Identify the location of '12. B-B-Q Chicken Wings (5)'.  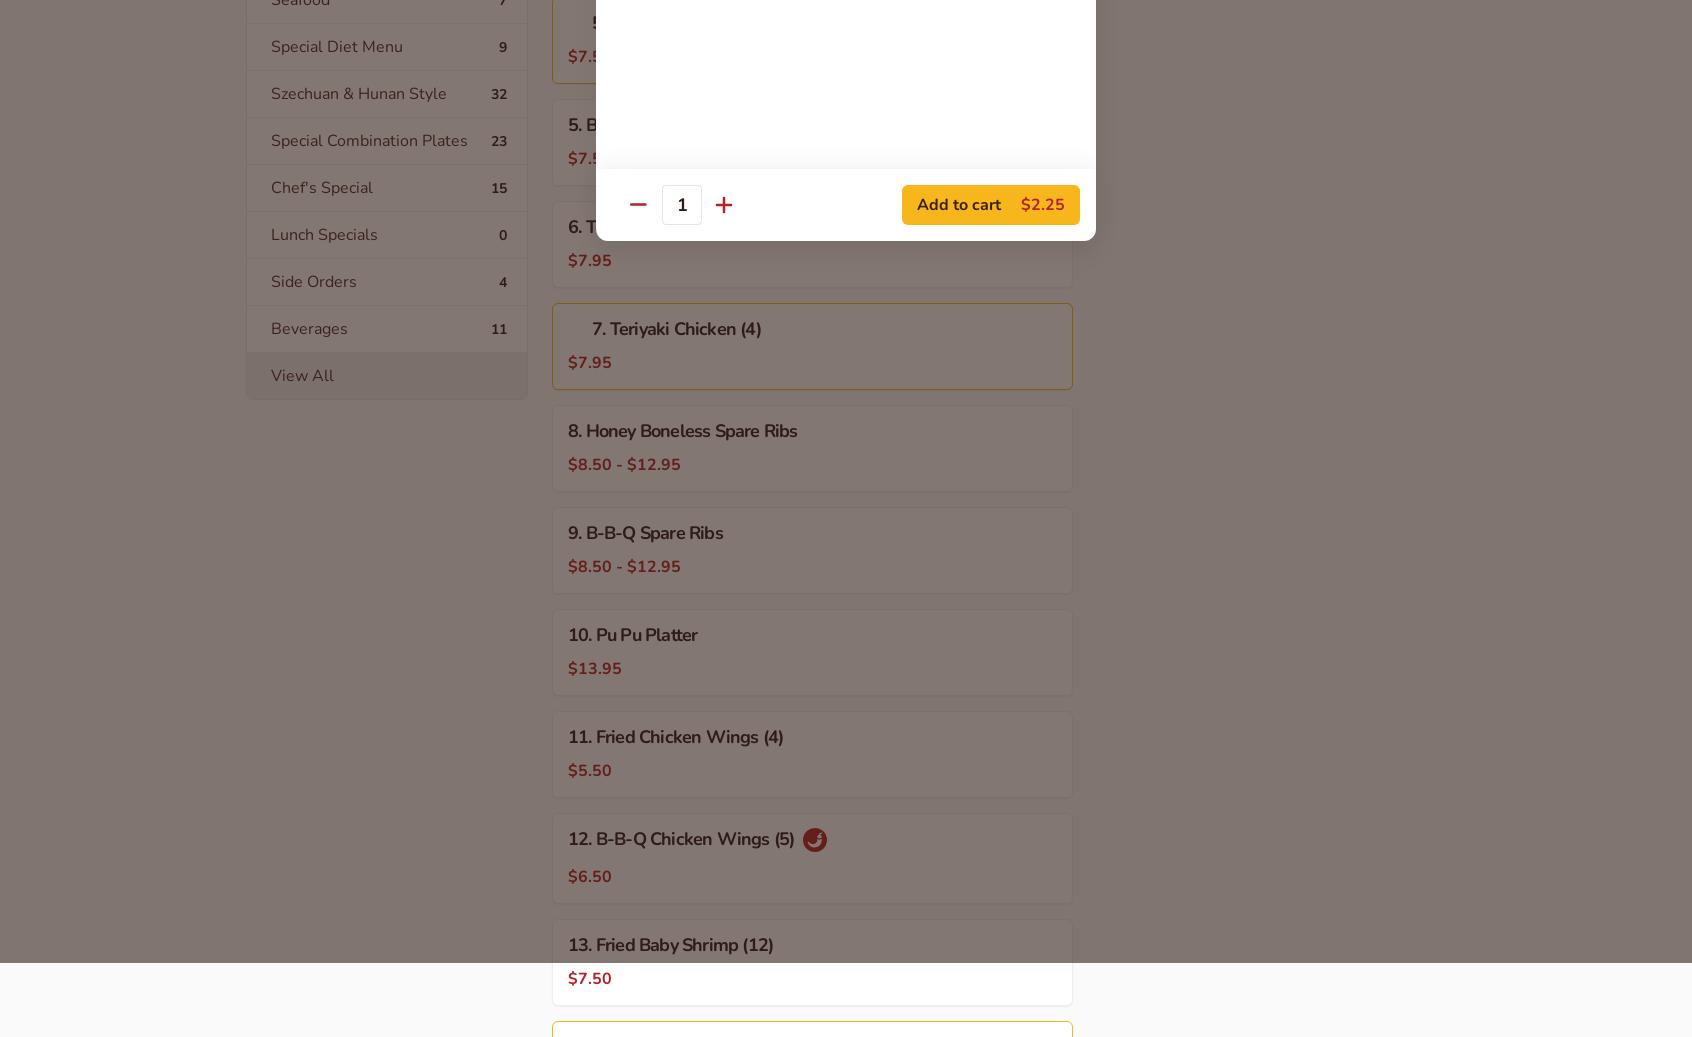
(567, 839).